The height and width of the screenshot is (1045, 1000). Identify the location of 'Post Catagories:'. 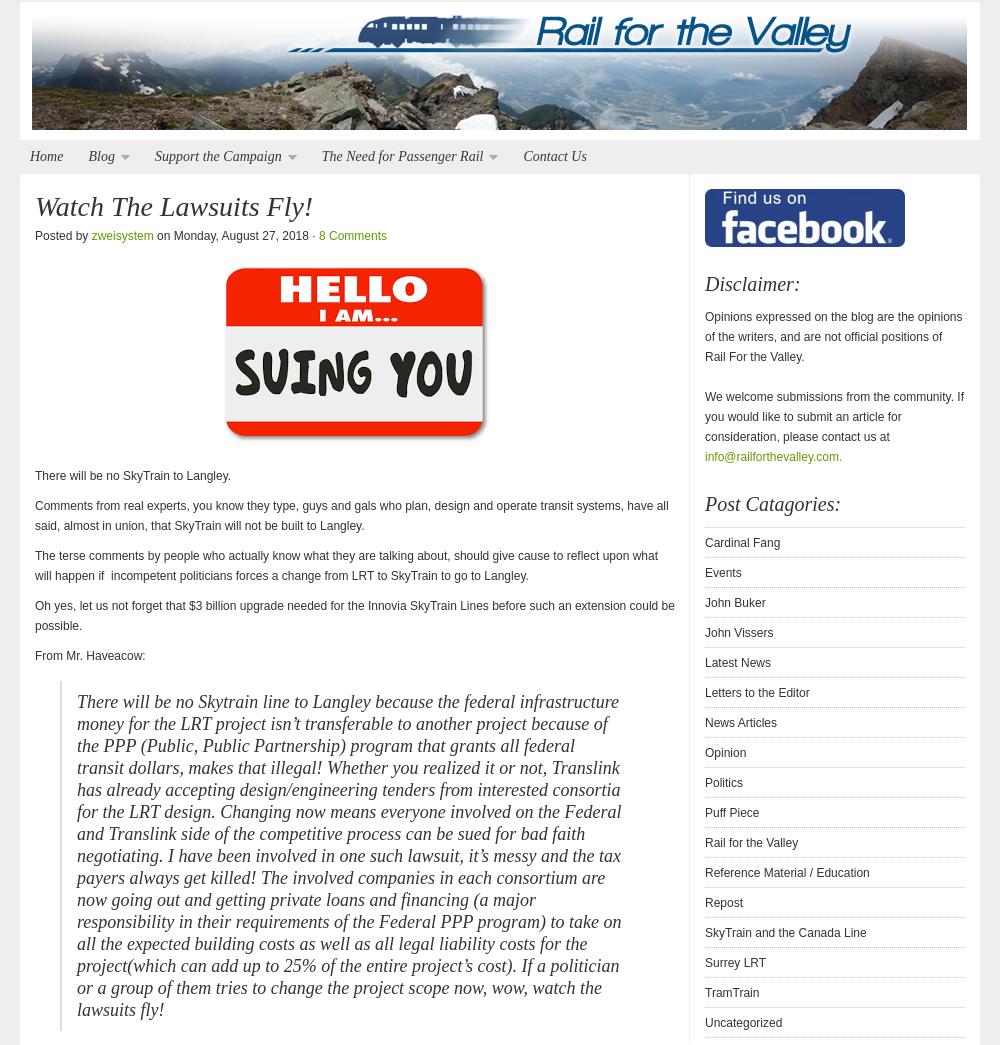
(704, 503).